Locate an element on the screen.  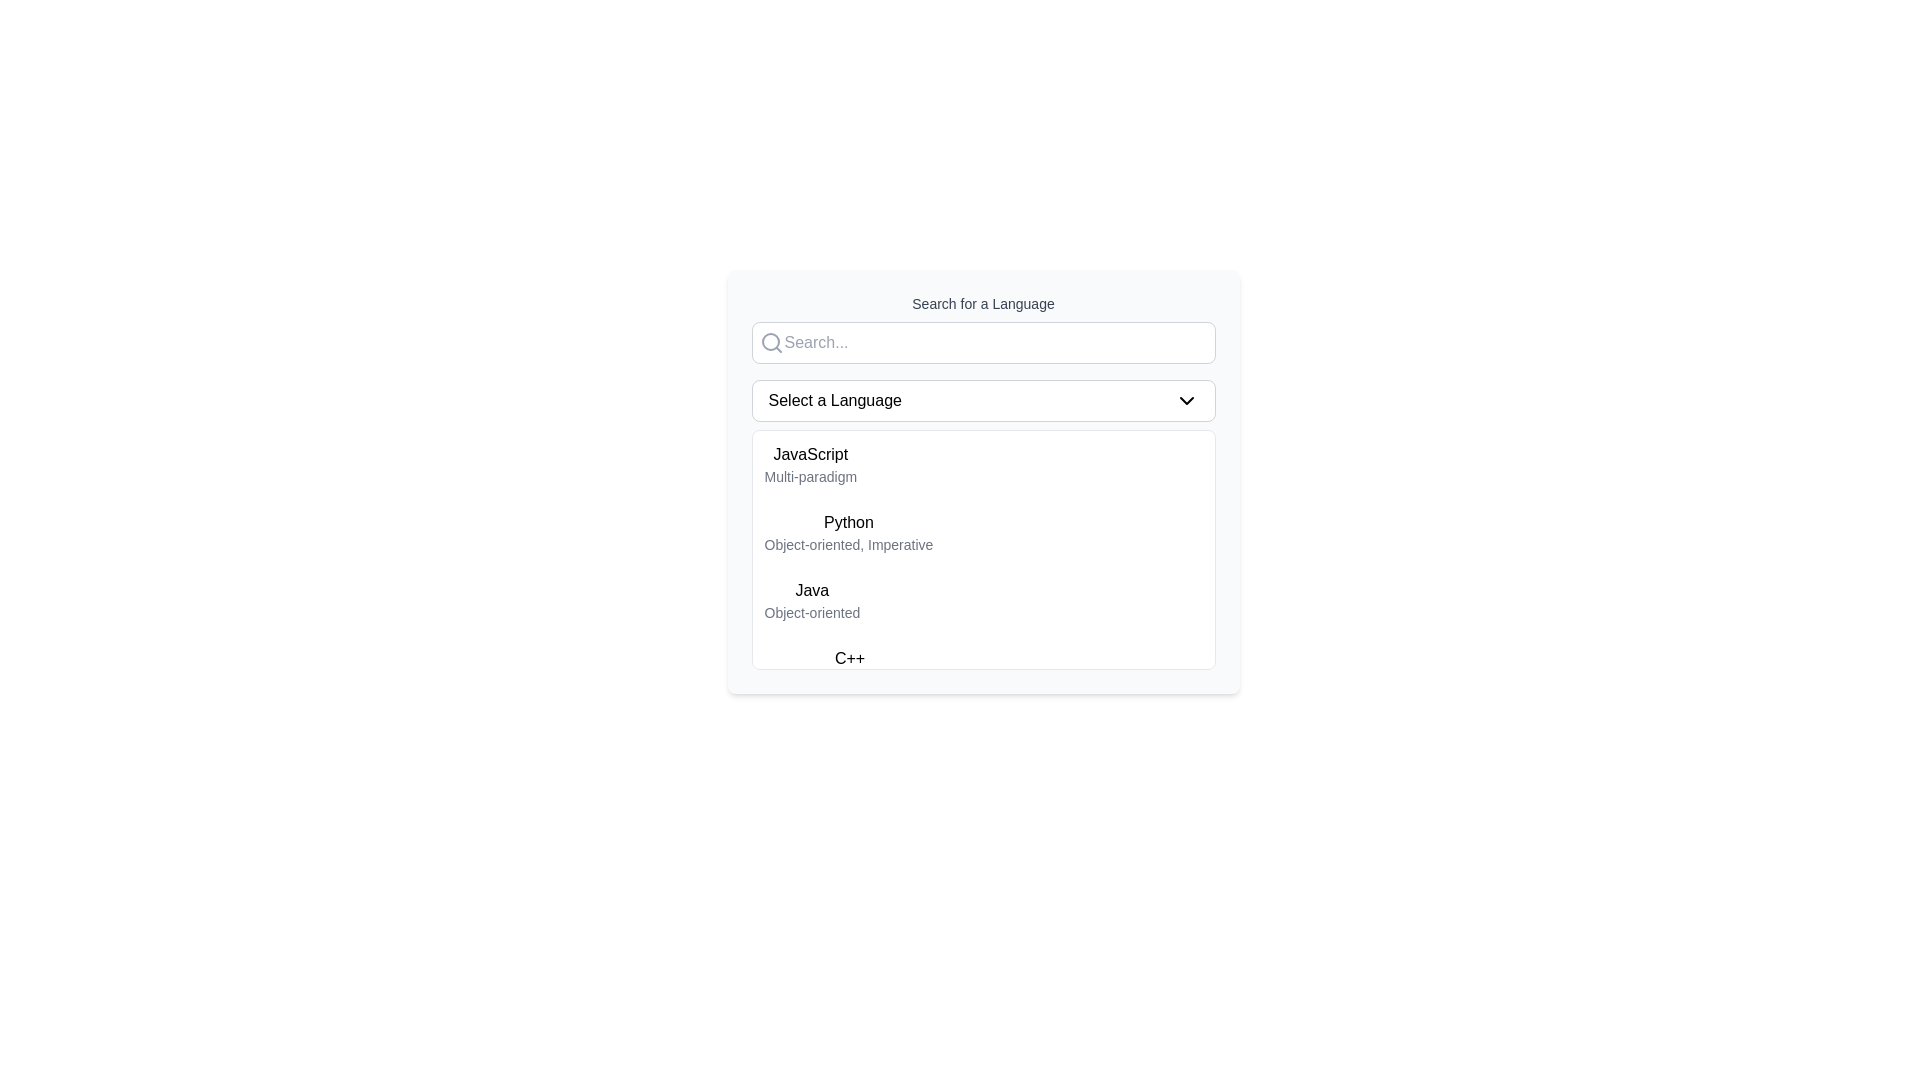
the informational text label that describes the 'Java' programming language, located directly beneath the 'Java' label is located at coordinates (812, 612).